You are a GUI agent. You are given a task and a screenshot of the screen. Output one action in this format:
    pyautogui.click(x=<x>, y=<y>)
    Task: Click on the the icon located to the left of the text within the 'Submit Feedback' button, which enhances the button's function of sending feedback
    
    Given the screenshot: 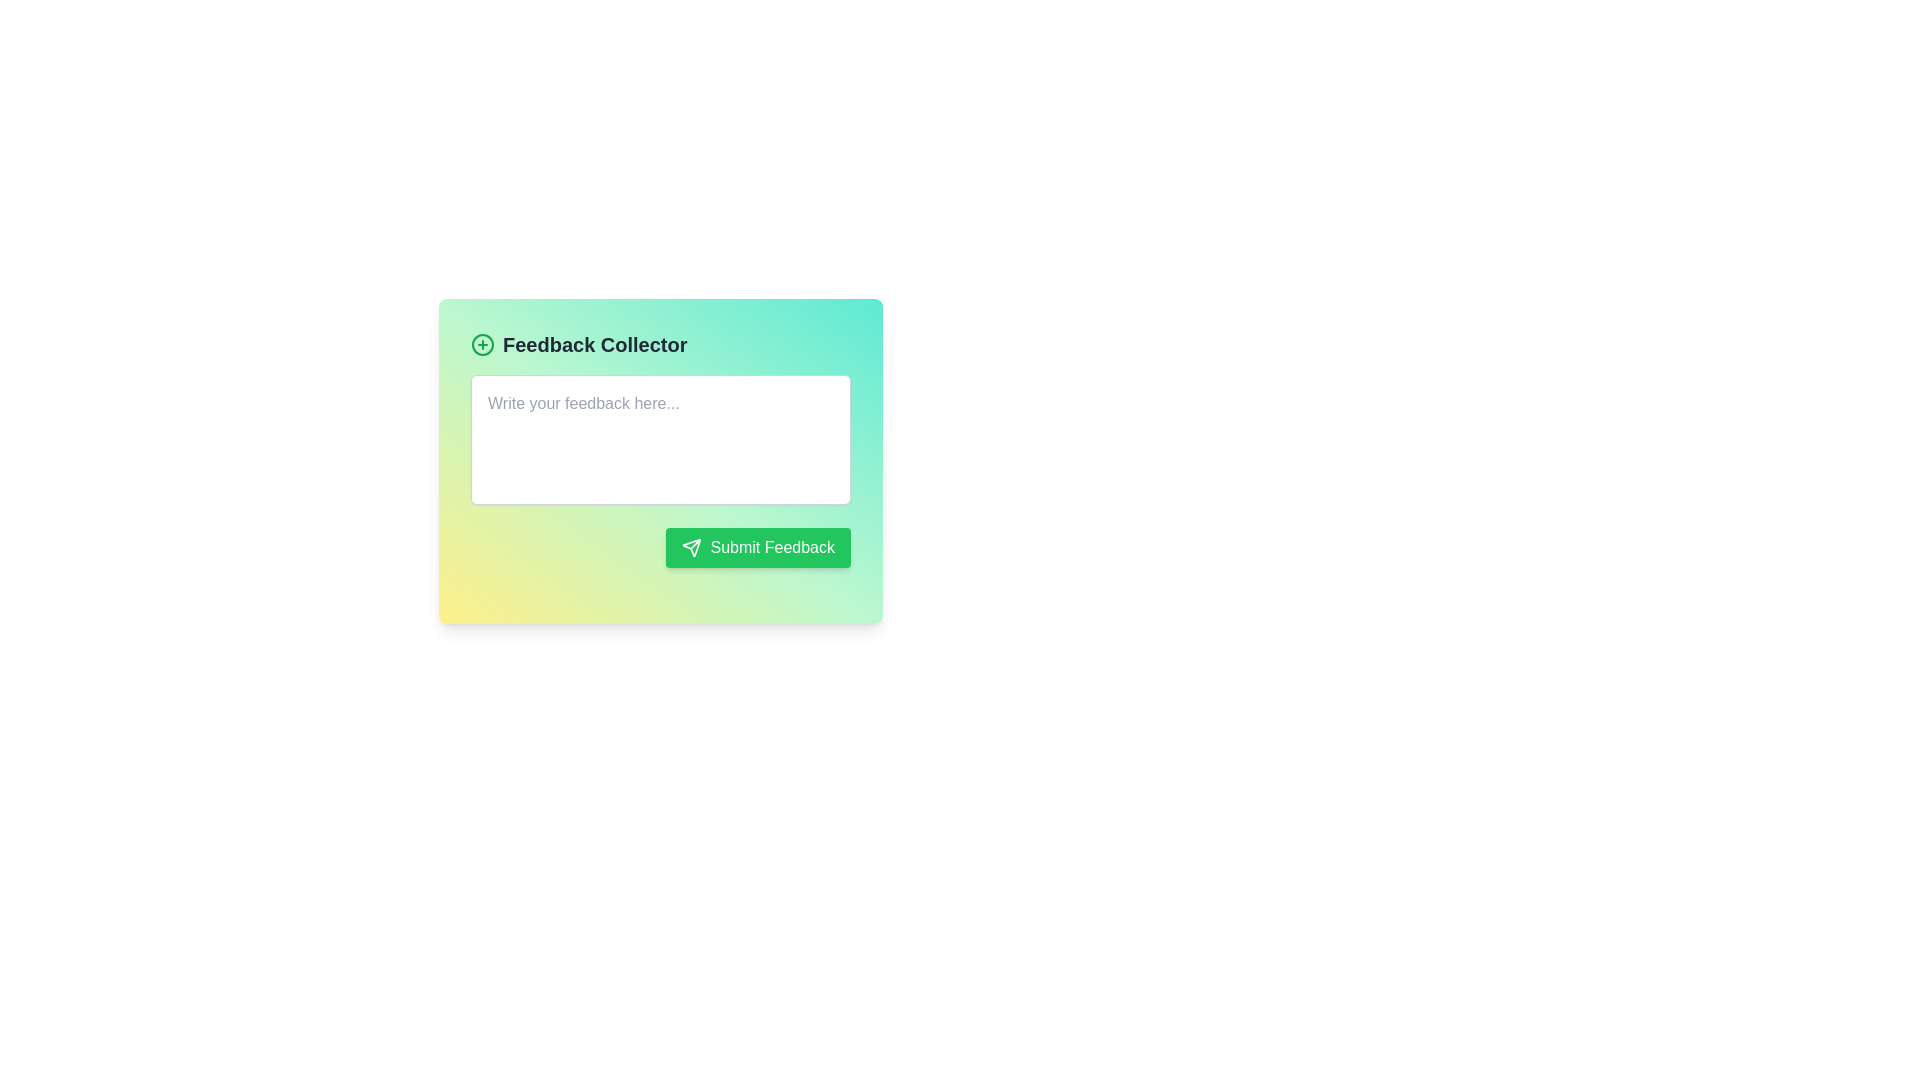 What is the action you would take?
    pyautogui.click(x=692, y=547)
    